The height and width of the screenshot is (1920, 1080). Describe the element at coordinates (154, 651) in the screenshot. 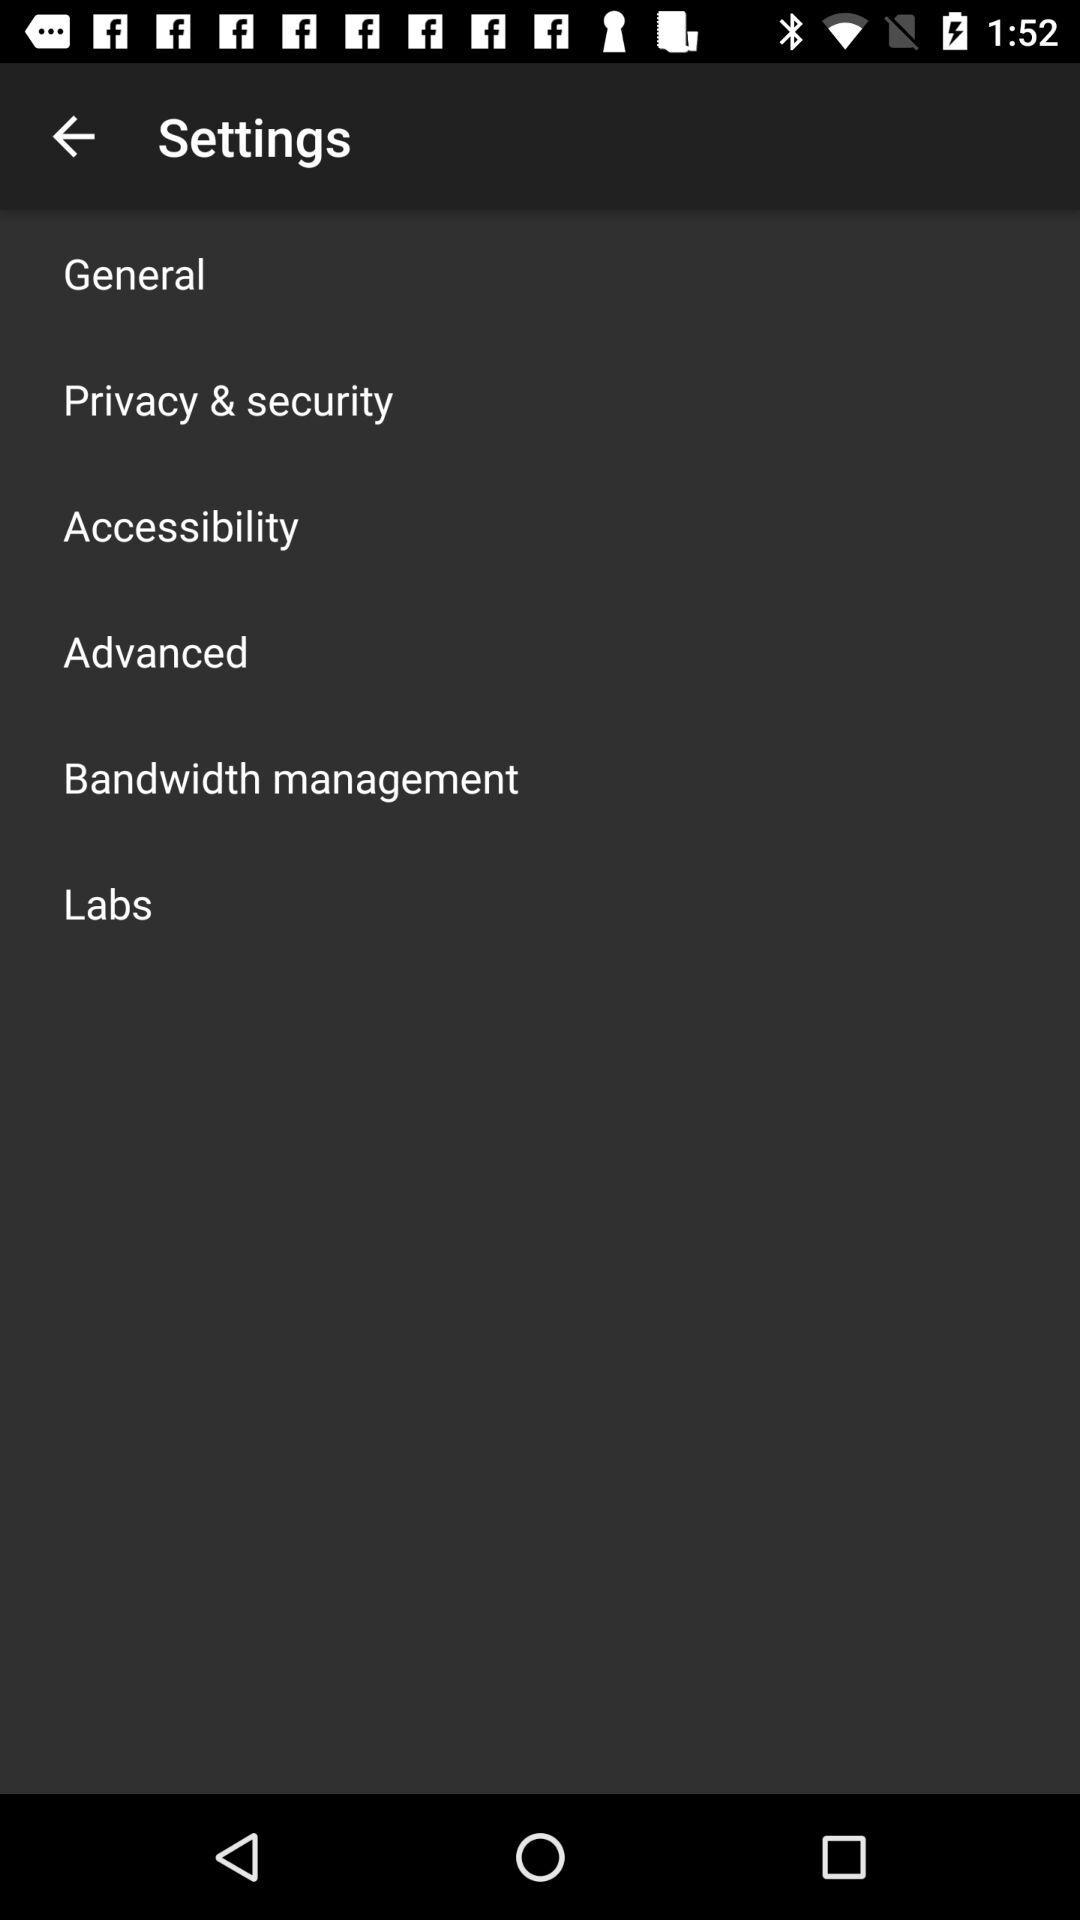

I see `advanced` at that location.